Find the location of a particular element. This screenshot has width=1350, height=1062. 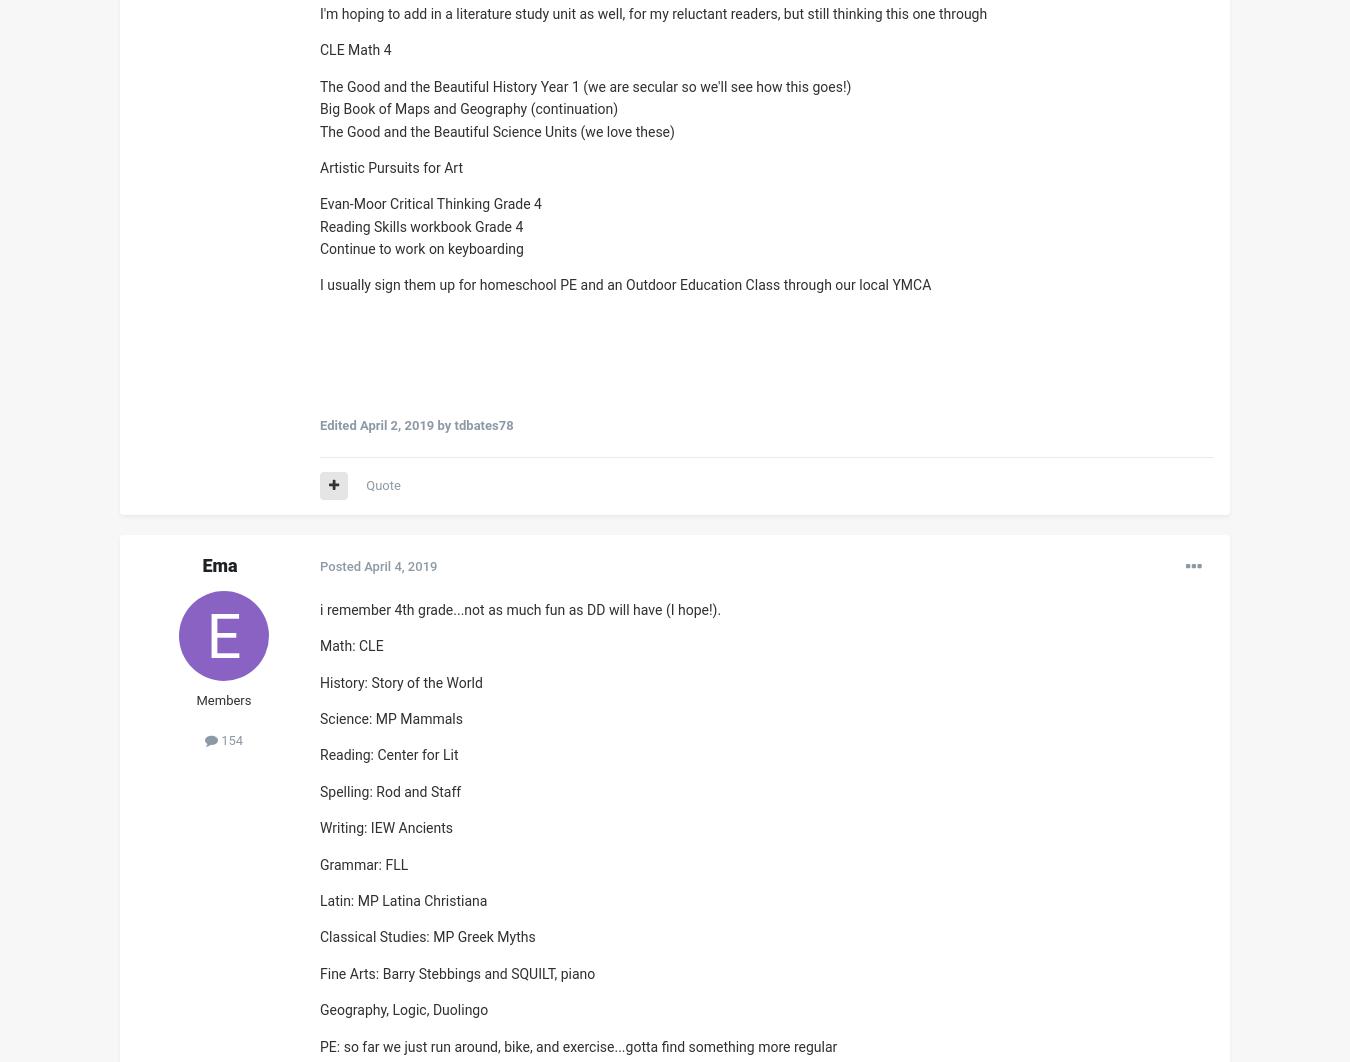

'Edited' is located at coordinates (339, 424).